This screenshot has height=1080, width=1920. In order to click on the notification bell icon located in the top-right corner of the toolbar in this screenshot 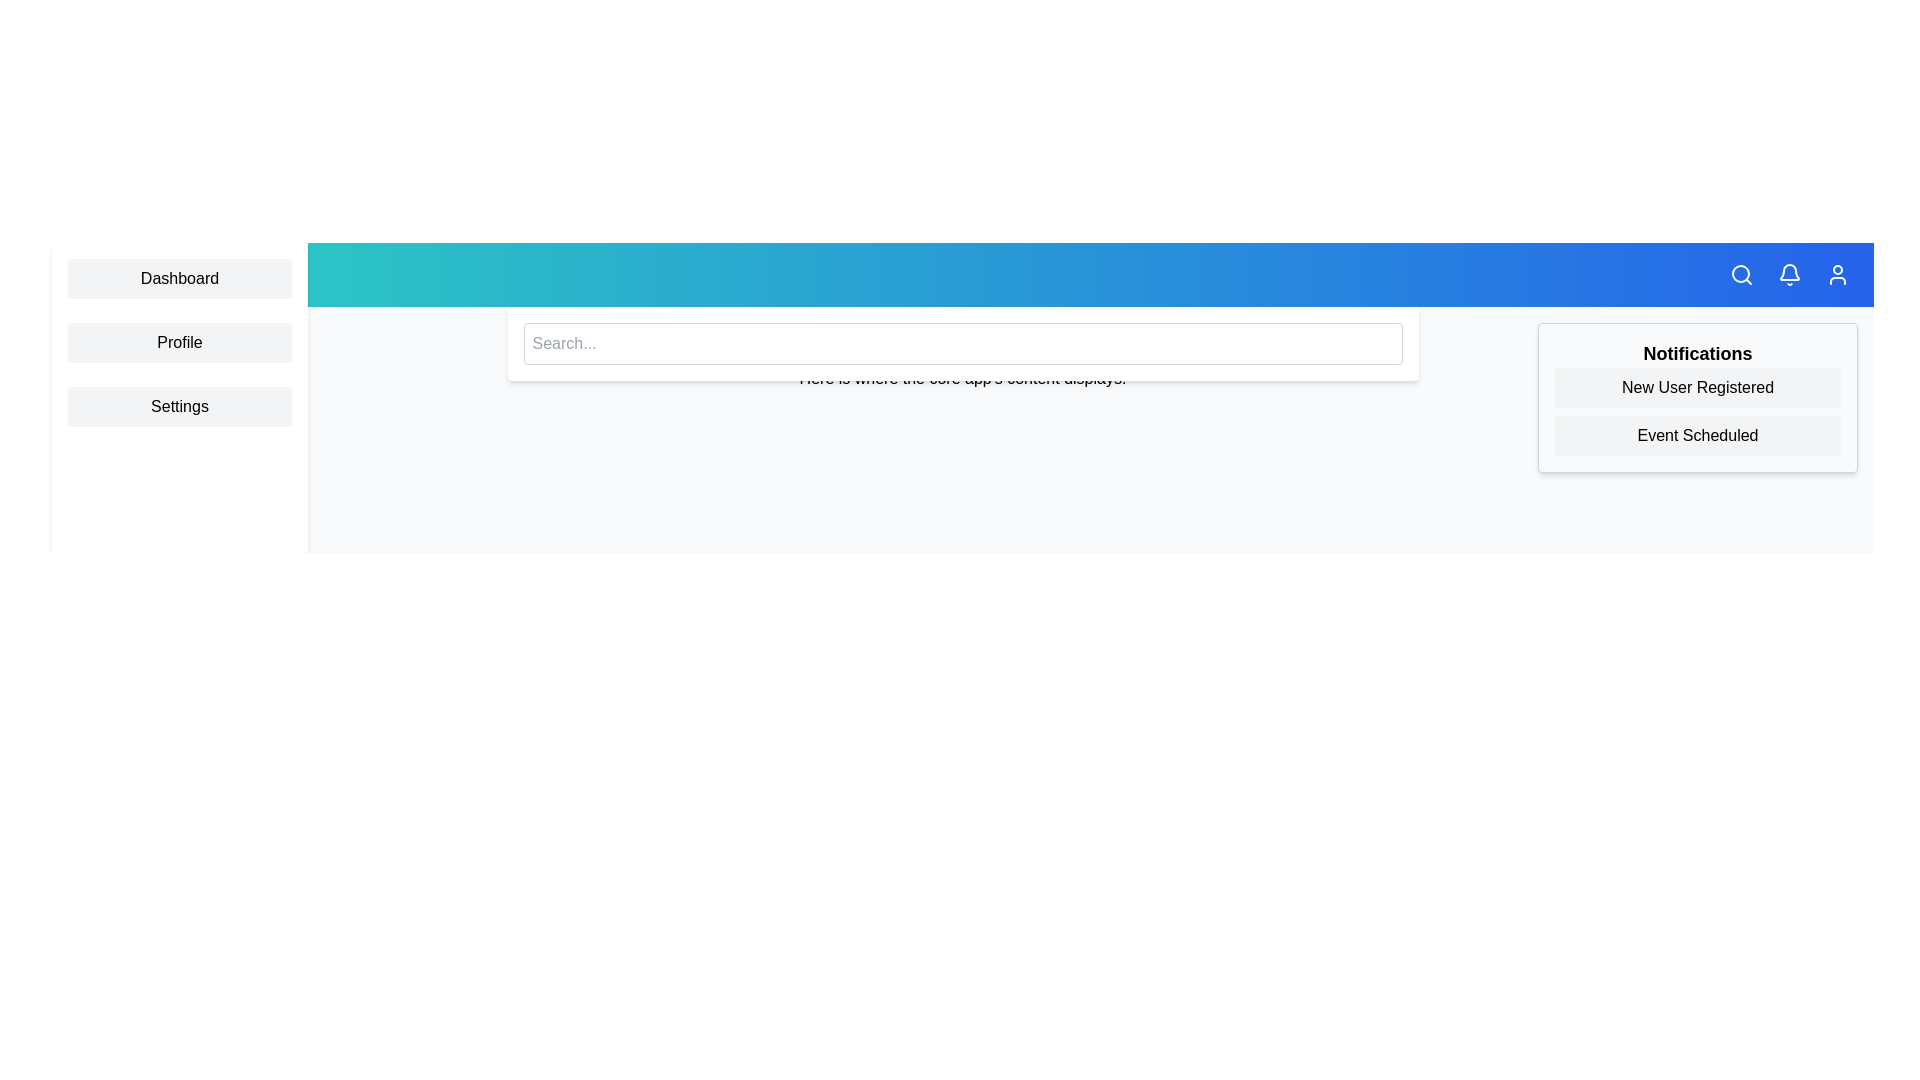, I will do `click(1790, 272)`.